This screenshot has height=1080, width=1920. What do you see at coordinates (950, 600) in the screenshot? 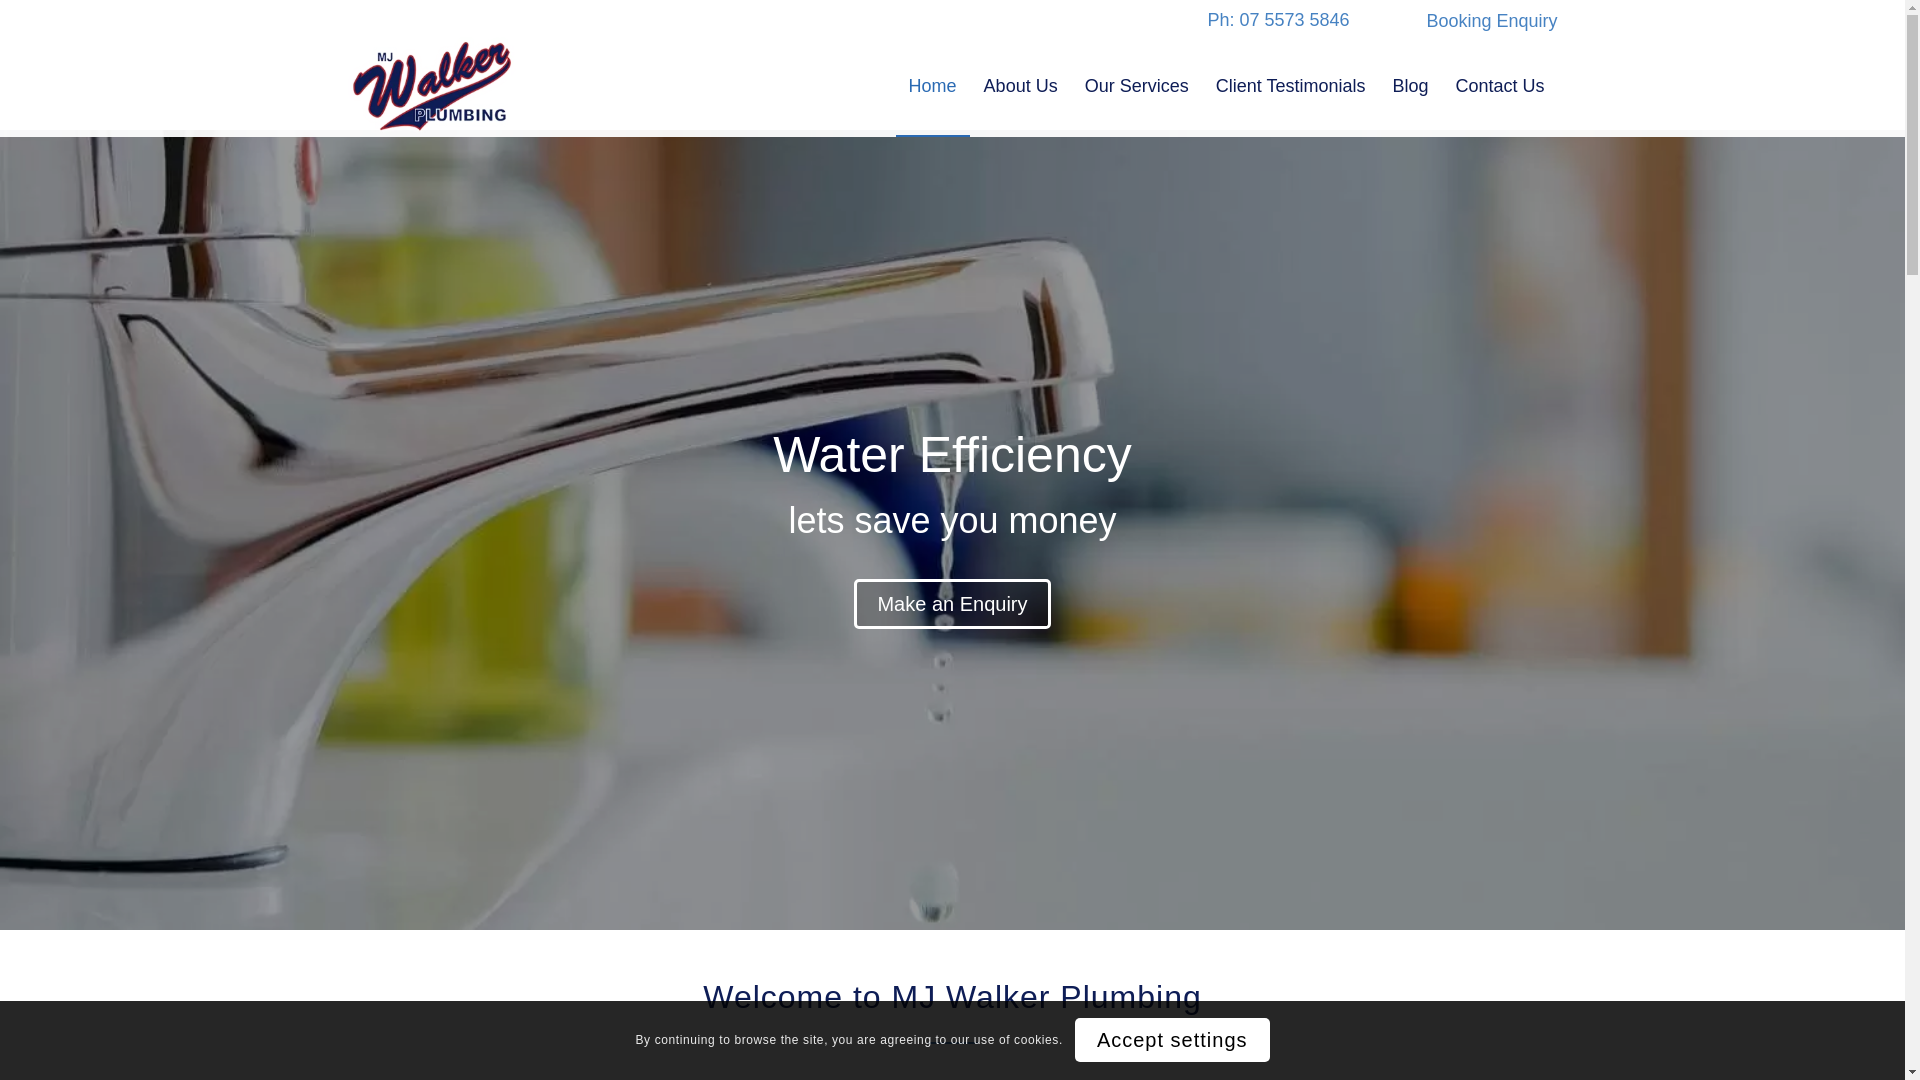
I see `'Make an Enquiry'` at bounding box center [950, 600].